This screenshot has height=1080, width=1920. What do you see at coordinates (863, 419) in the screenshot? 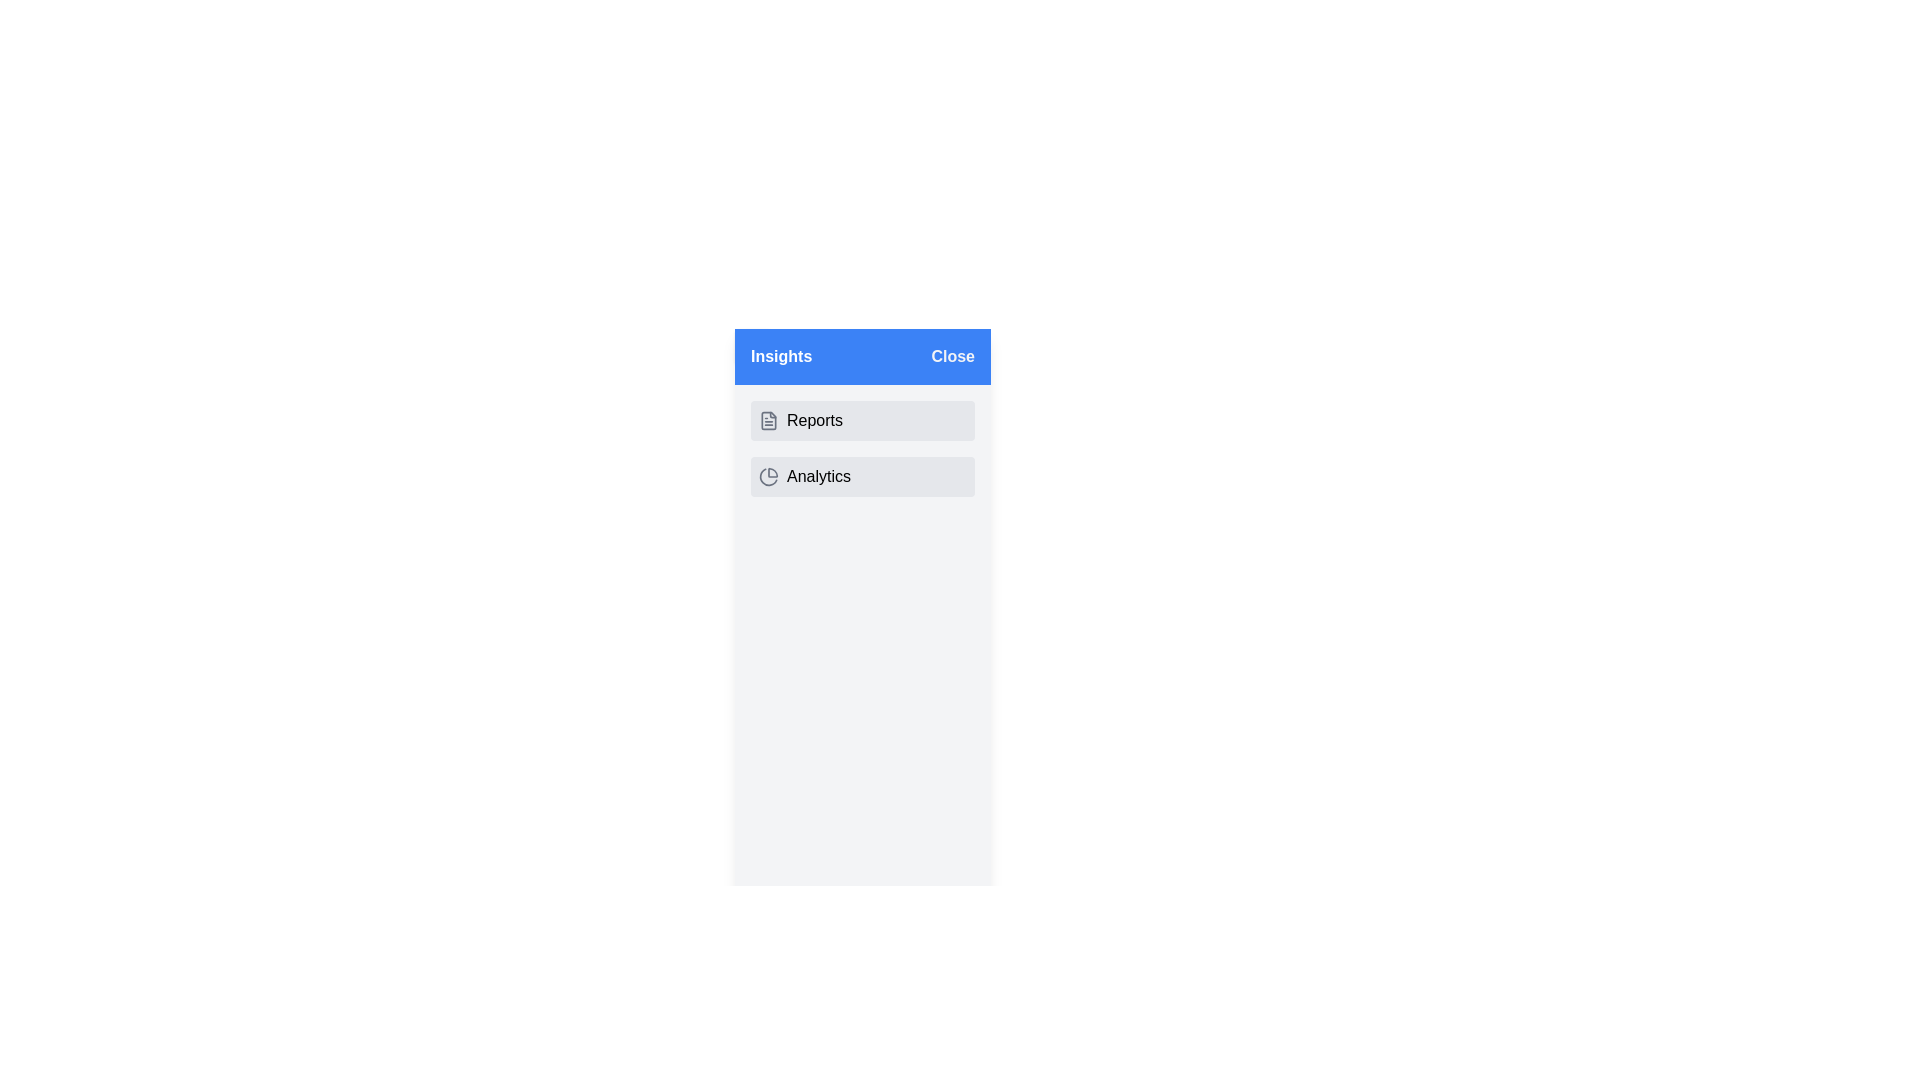
I see `the 'Reports' menu item located as the first item in the vertical stack of the menu` at bounding box center [863, 419].